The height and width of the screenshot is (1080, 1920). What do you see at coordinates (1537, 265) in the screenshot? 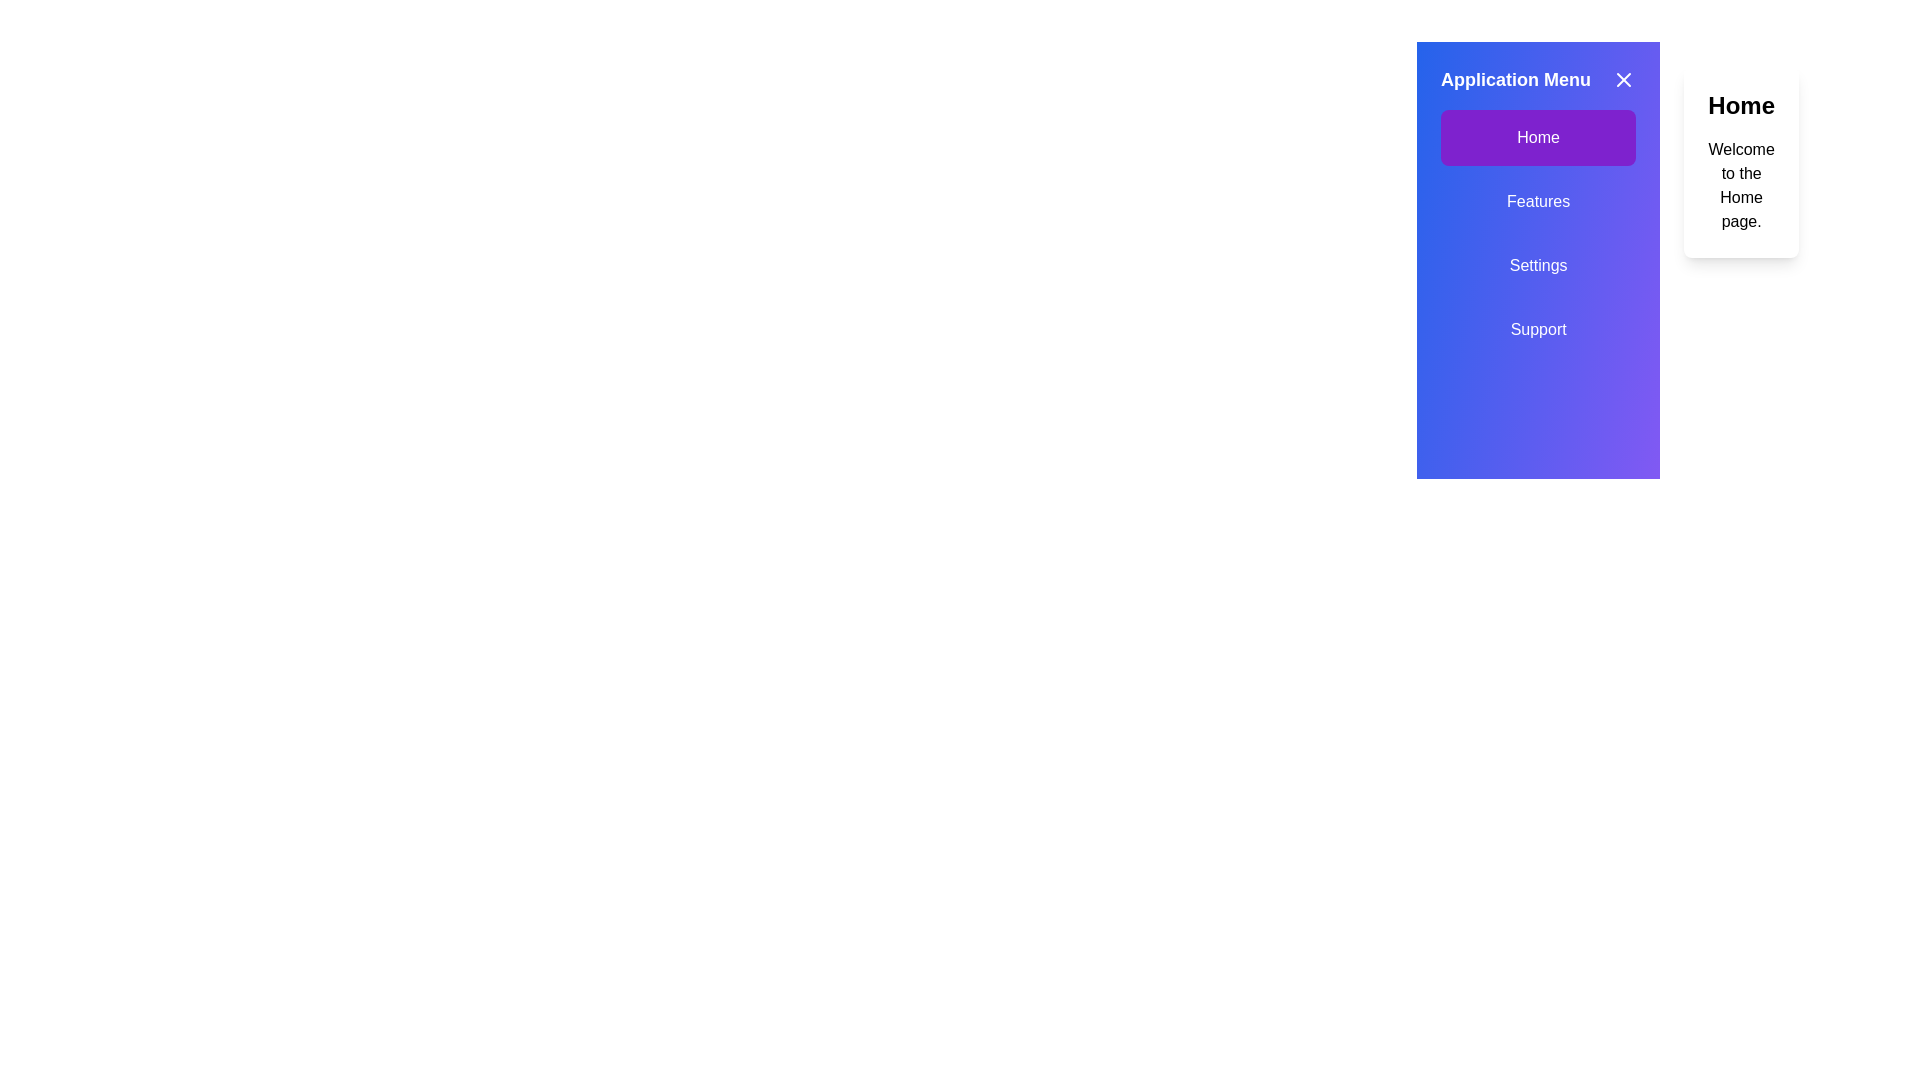
I see `the menu option Settings` at bounding box center [1537, 265].